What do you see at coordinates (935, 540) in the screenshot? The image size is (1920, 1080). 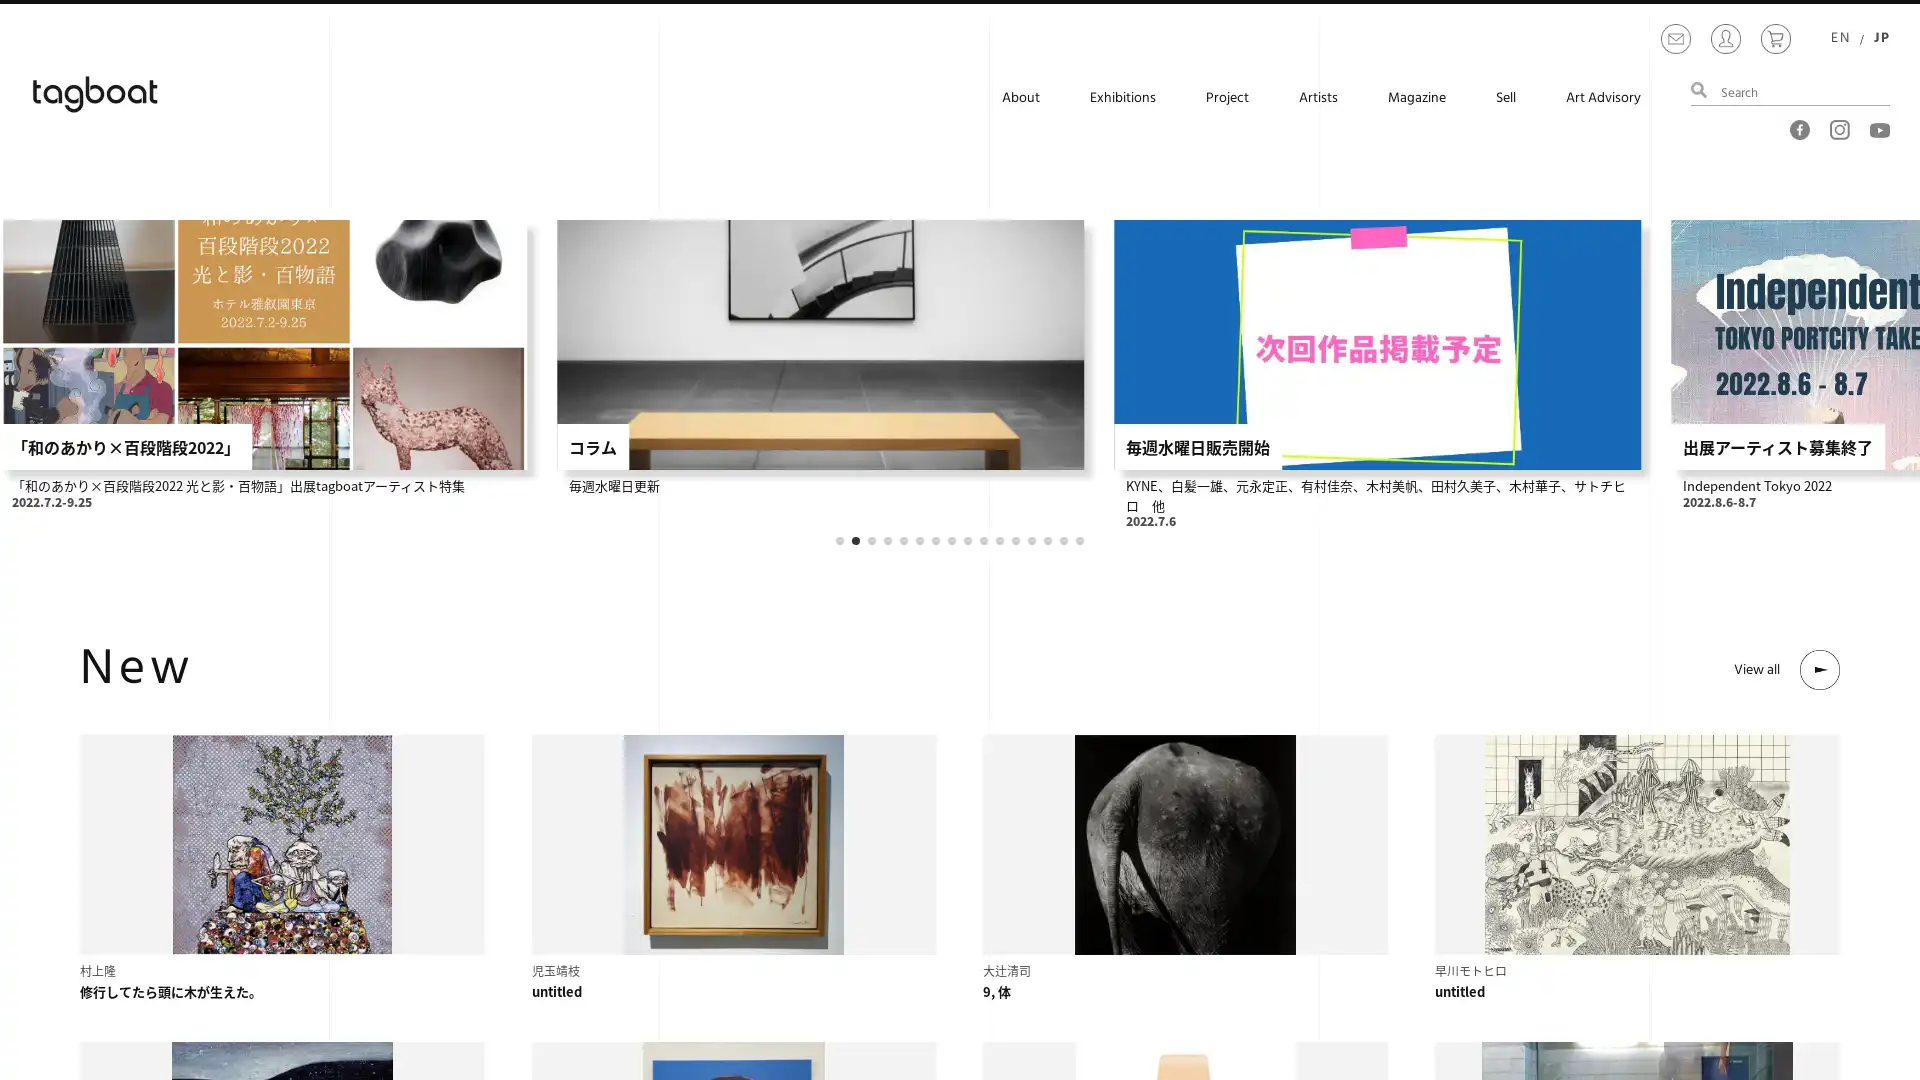 I see `Go to slide 7` at bounding box center [935, 540].